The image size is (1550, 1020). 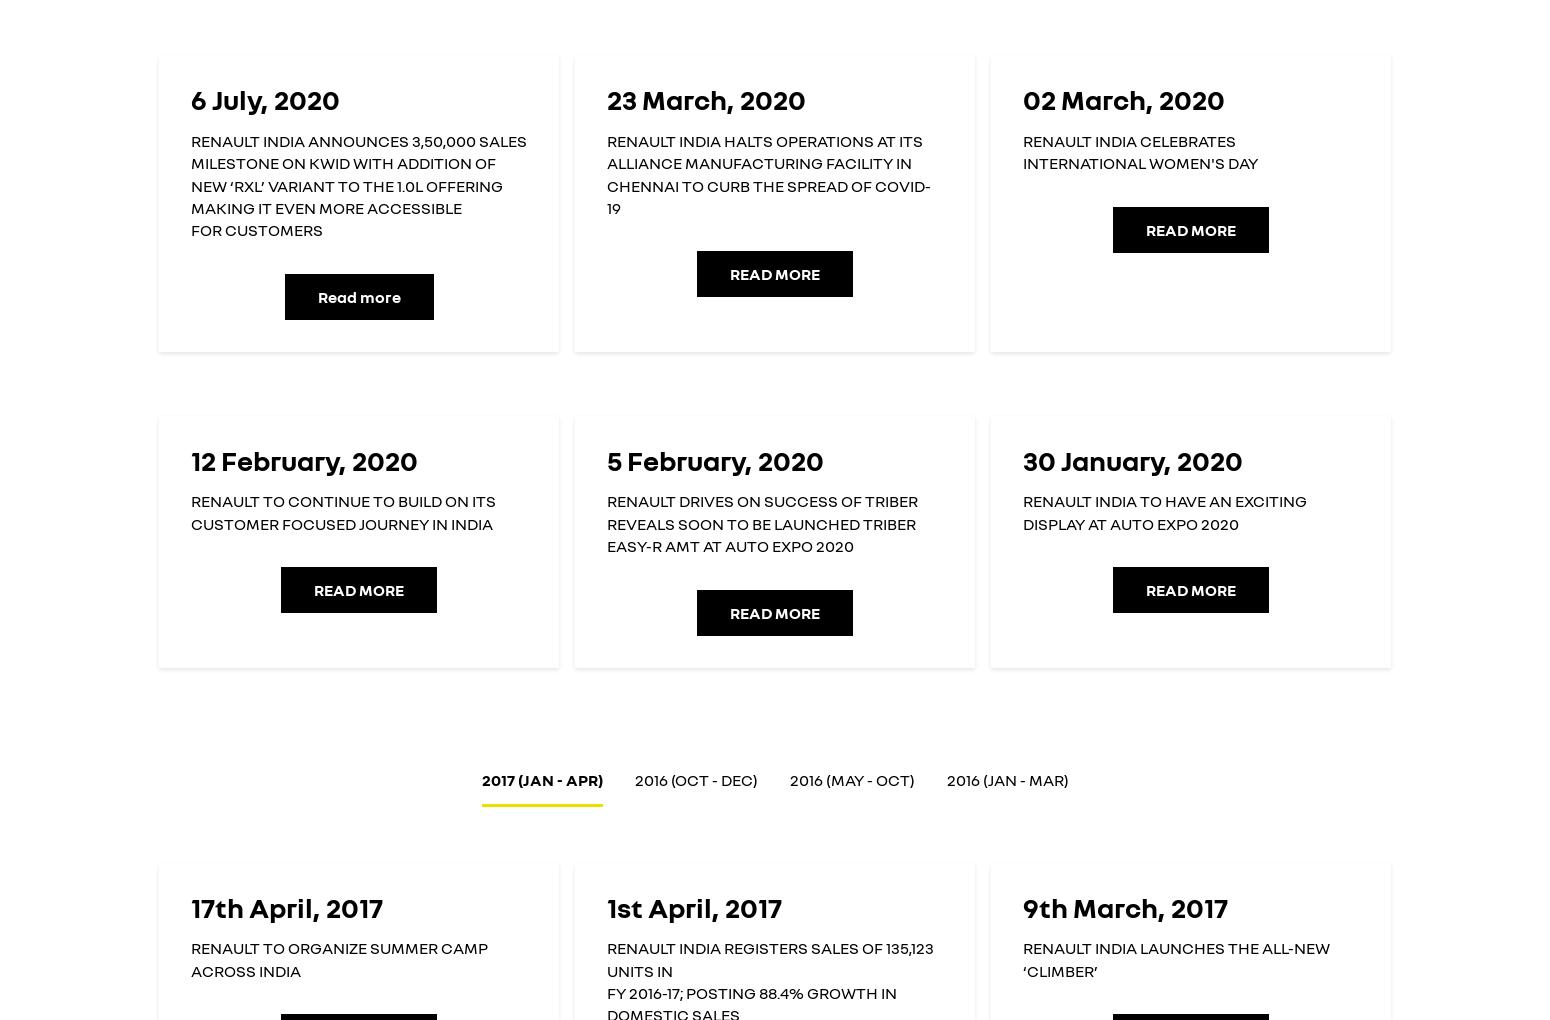 What do you see at coordinates (189, 184) in the screenshot?
I see `'RENAULT INDIA ANNOUNCES 3,50,000 SALES MILESTONE ON KWID WITH ADDITION OF NEW ‘RXL’ VARIANT TO THE 1.0L OFFERING MAKING IT EVEN MORE ACCESSIBLE FOR CUSTOMERS'` at bounding box center [189, 184].